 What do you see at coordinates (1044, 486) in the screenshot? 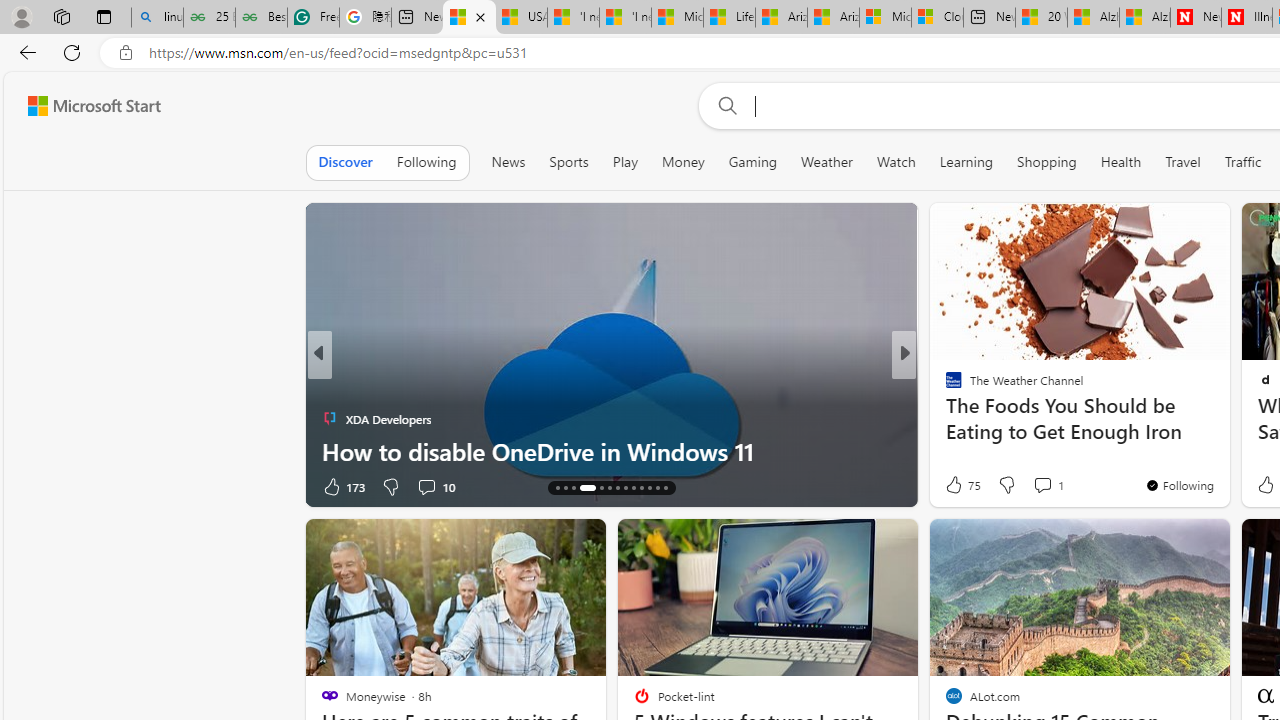
I see `'View comments 40 Comment'` at bounding box center [1044, 486].